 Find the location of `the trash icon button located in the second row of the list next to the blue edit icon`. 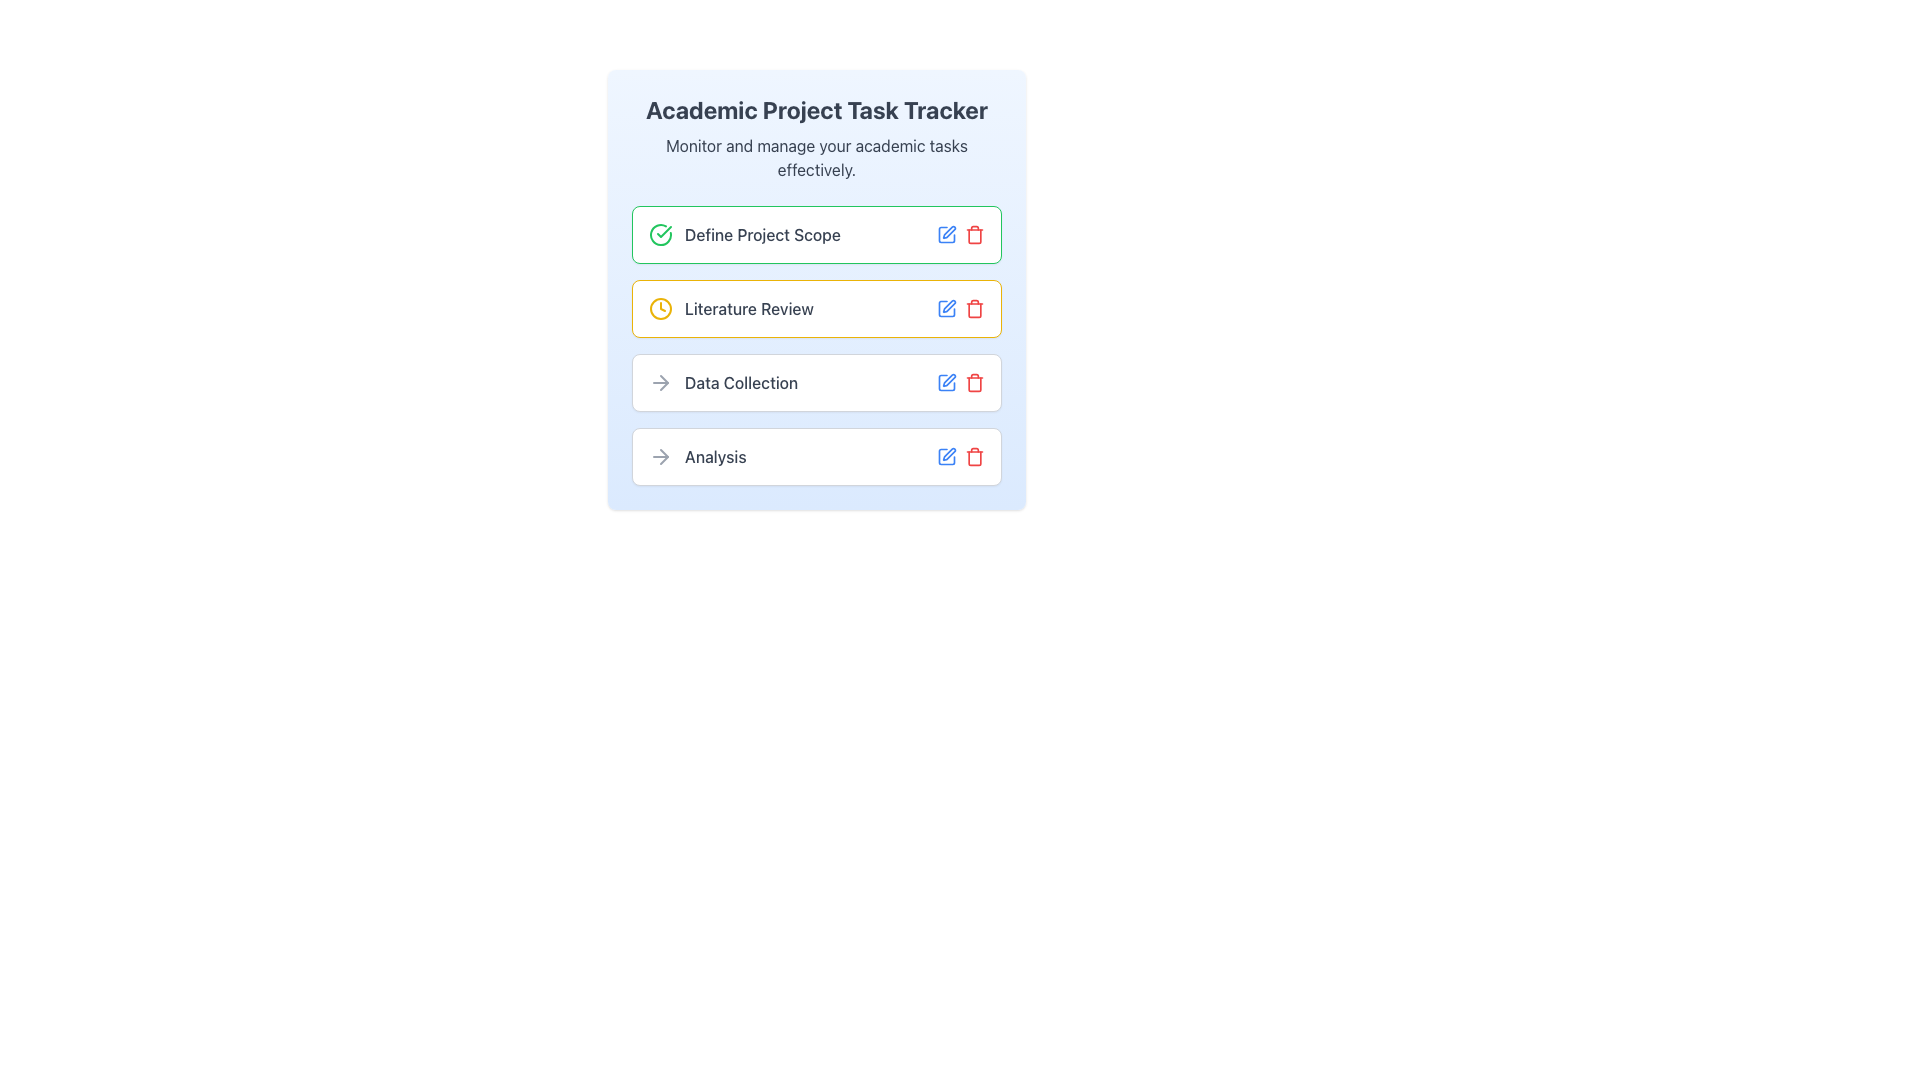

the trash icon button located in the second row of the list next to the blue edit icon is located at coordinates (974, 308).